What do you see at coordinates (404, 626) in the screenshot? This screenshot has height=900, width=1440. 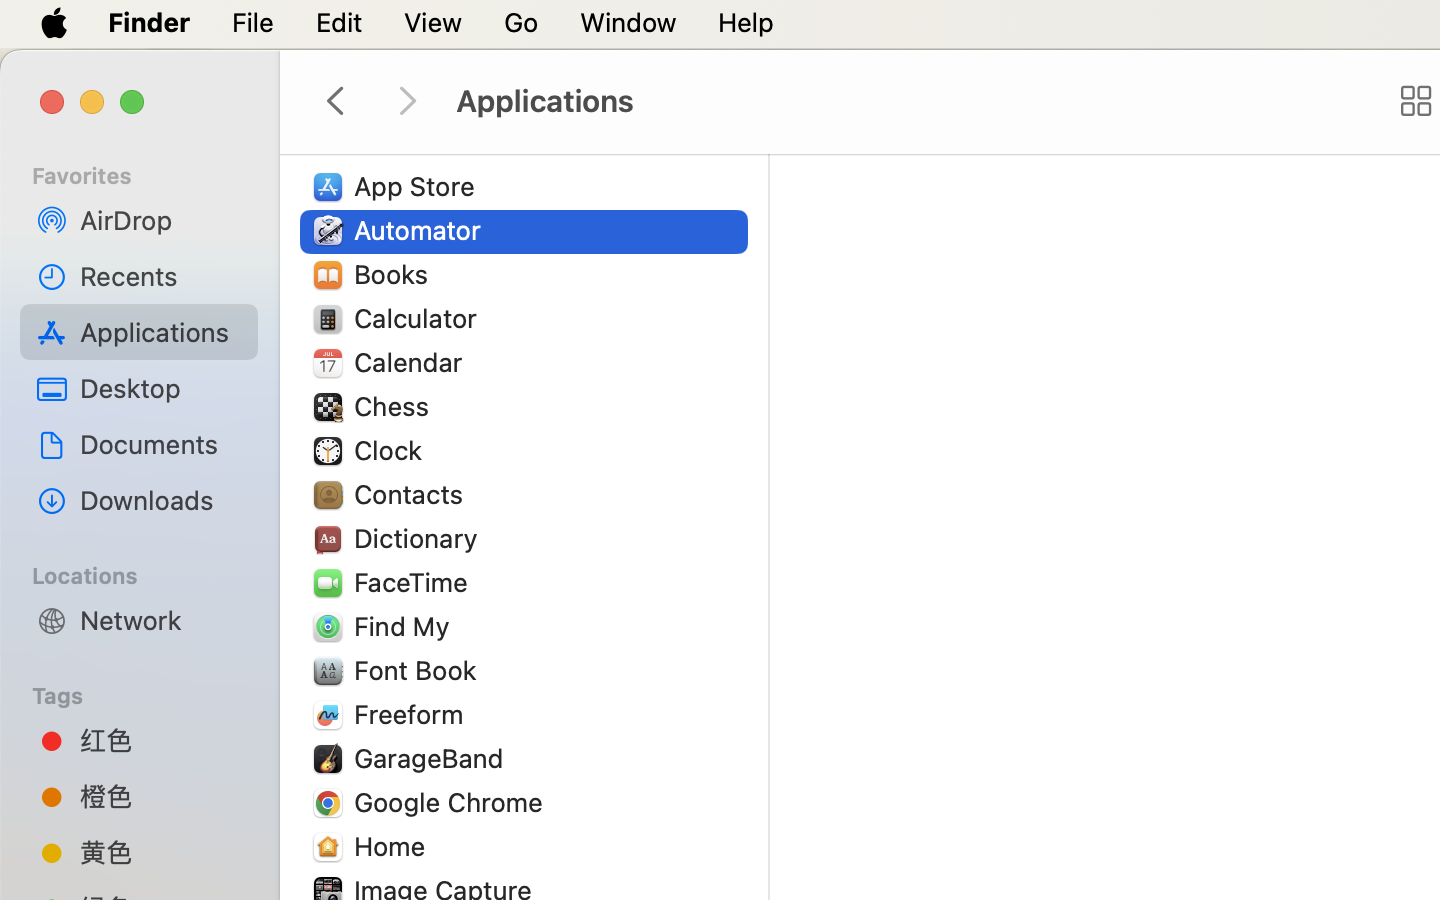 I see `'Find My'` at bounding box center [404, 626].